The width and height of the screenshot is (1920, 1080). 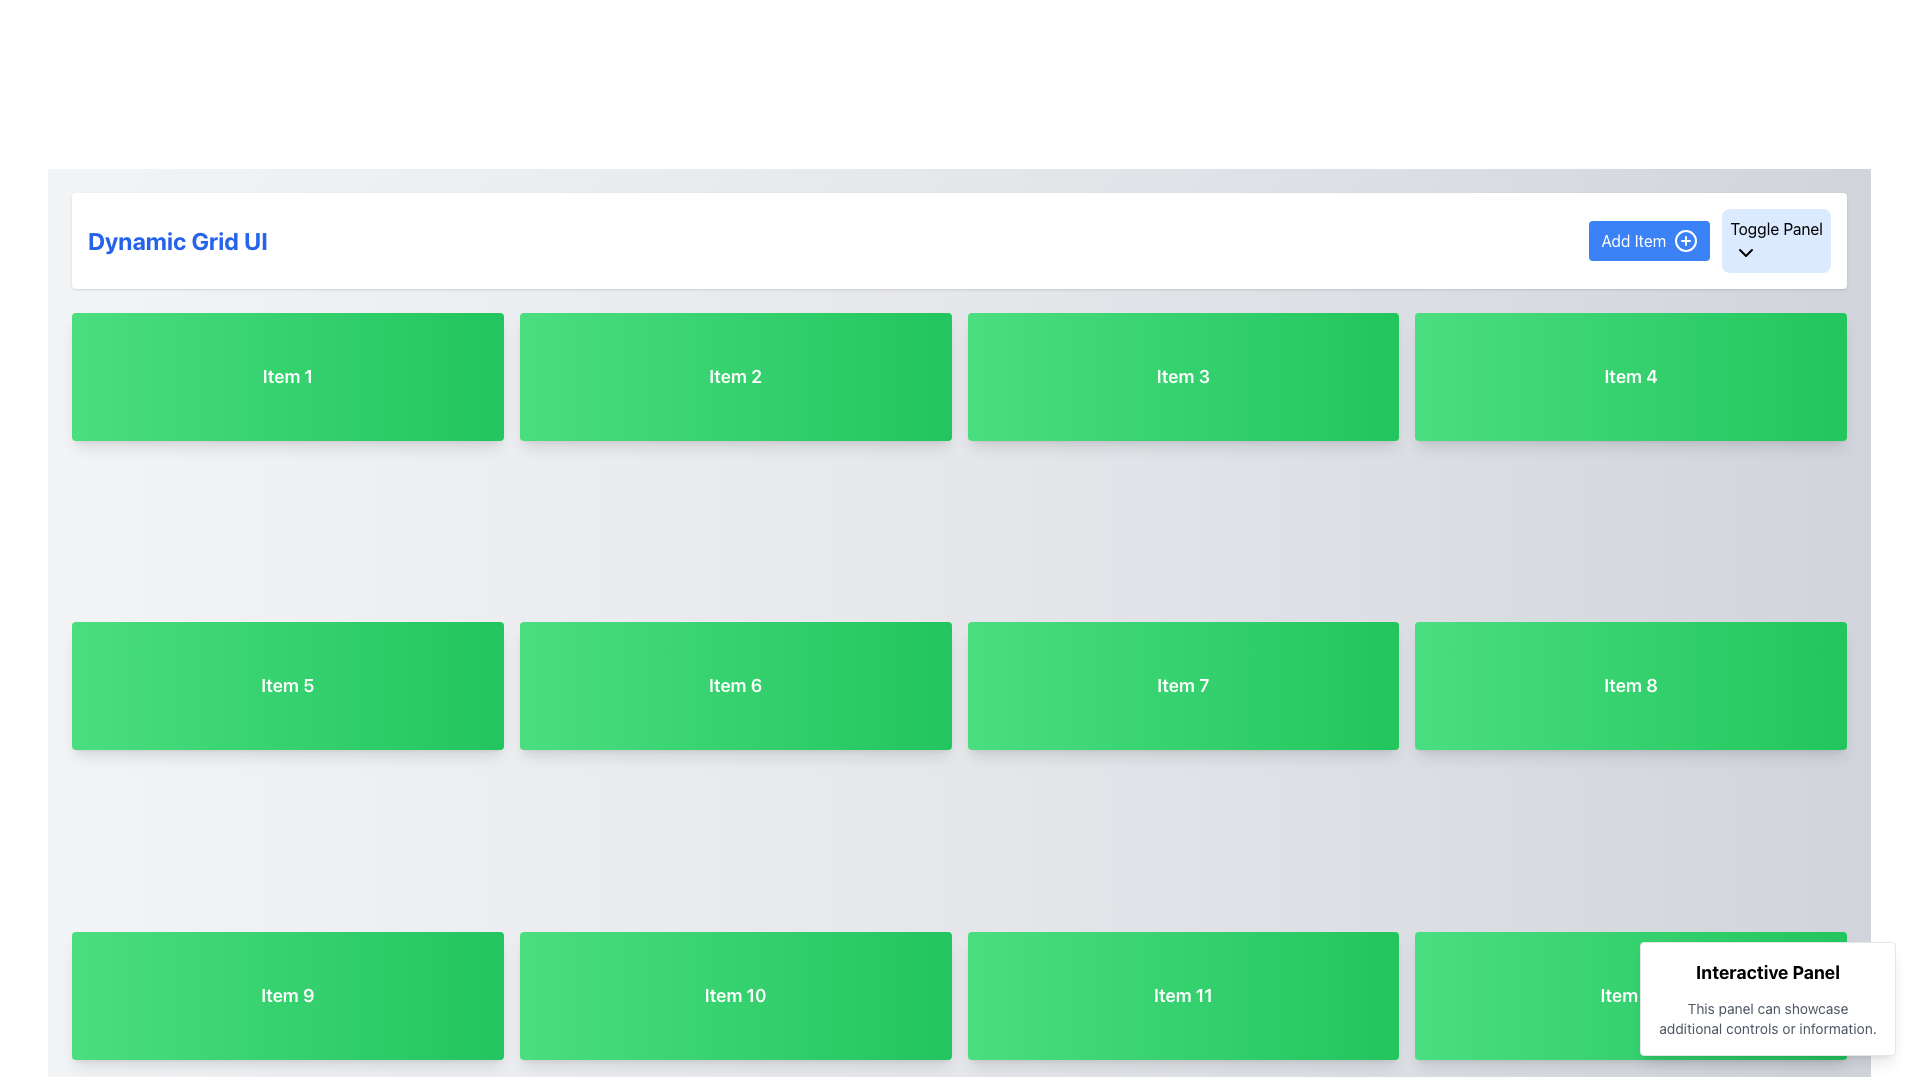 What do you see at coordinates (734, 377) in the screenshot?
I see `the rectangular button or card with a gradient green background and the text 'Item 2' in bold, located in the first row and second column of a 4-column grid layout` at bounding box center [734, 377].